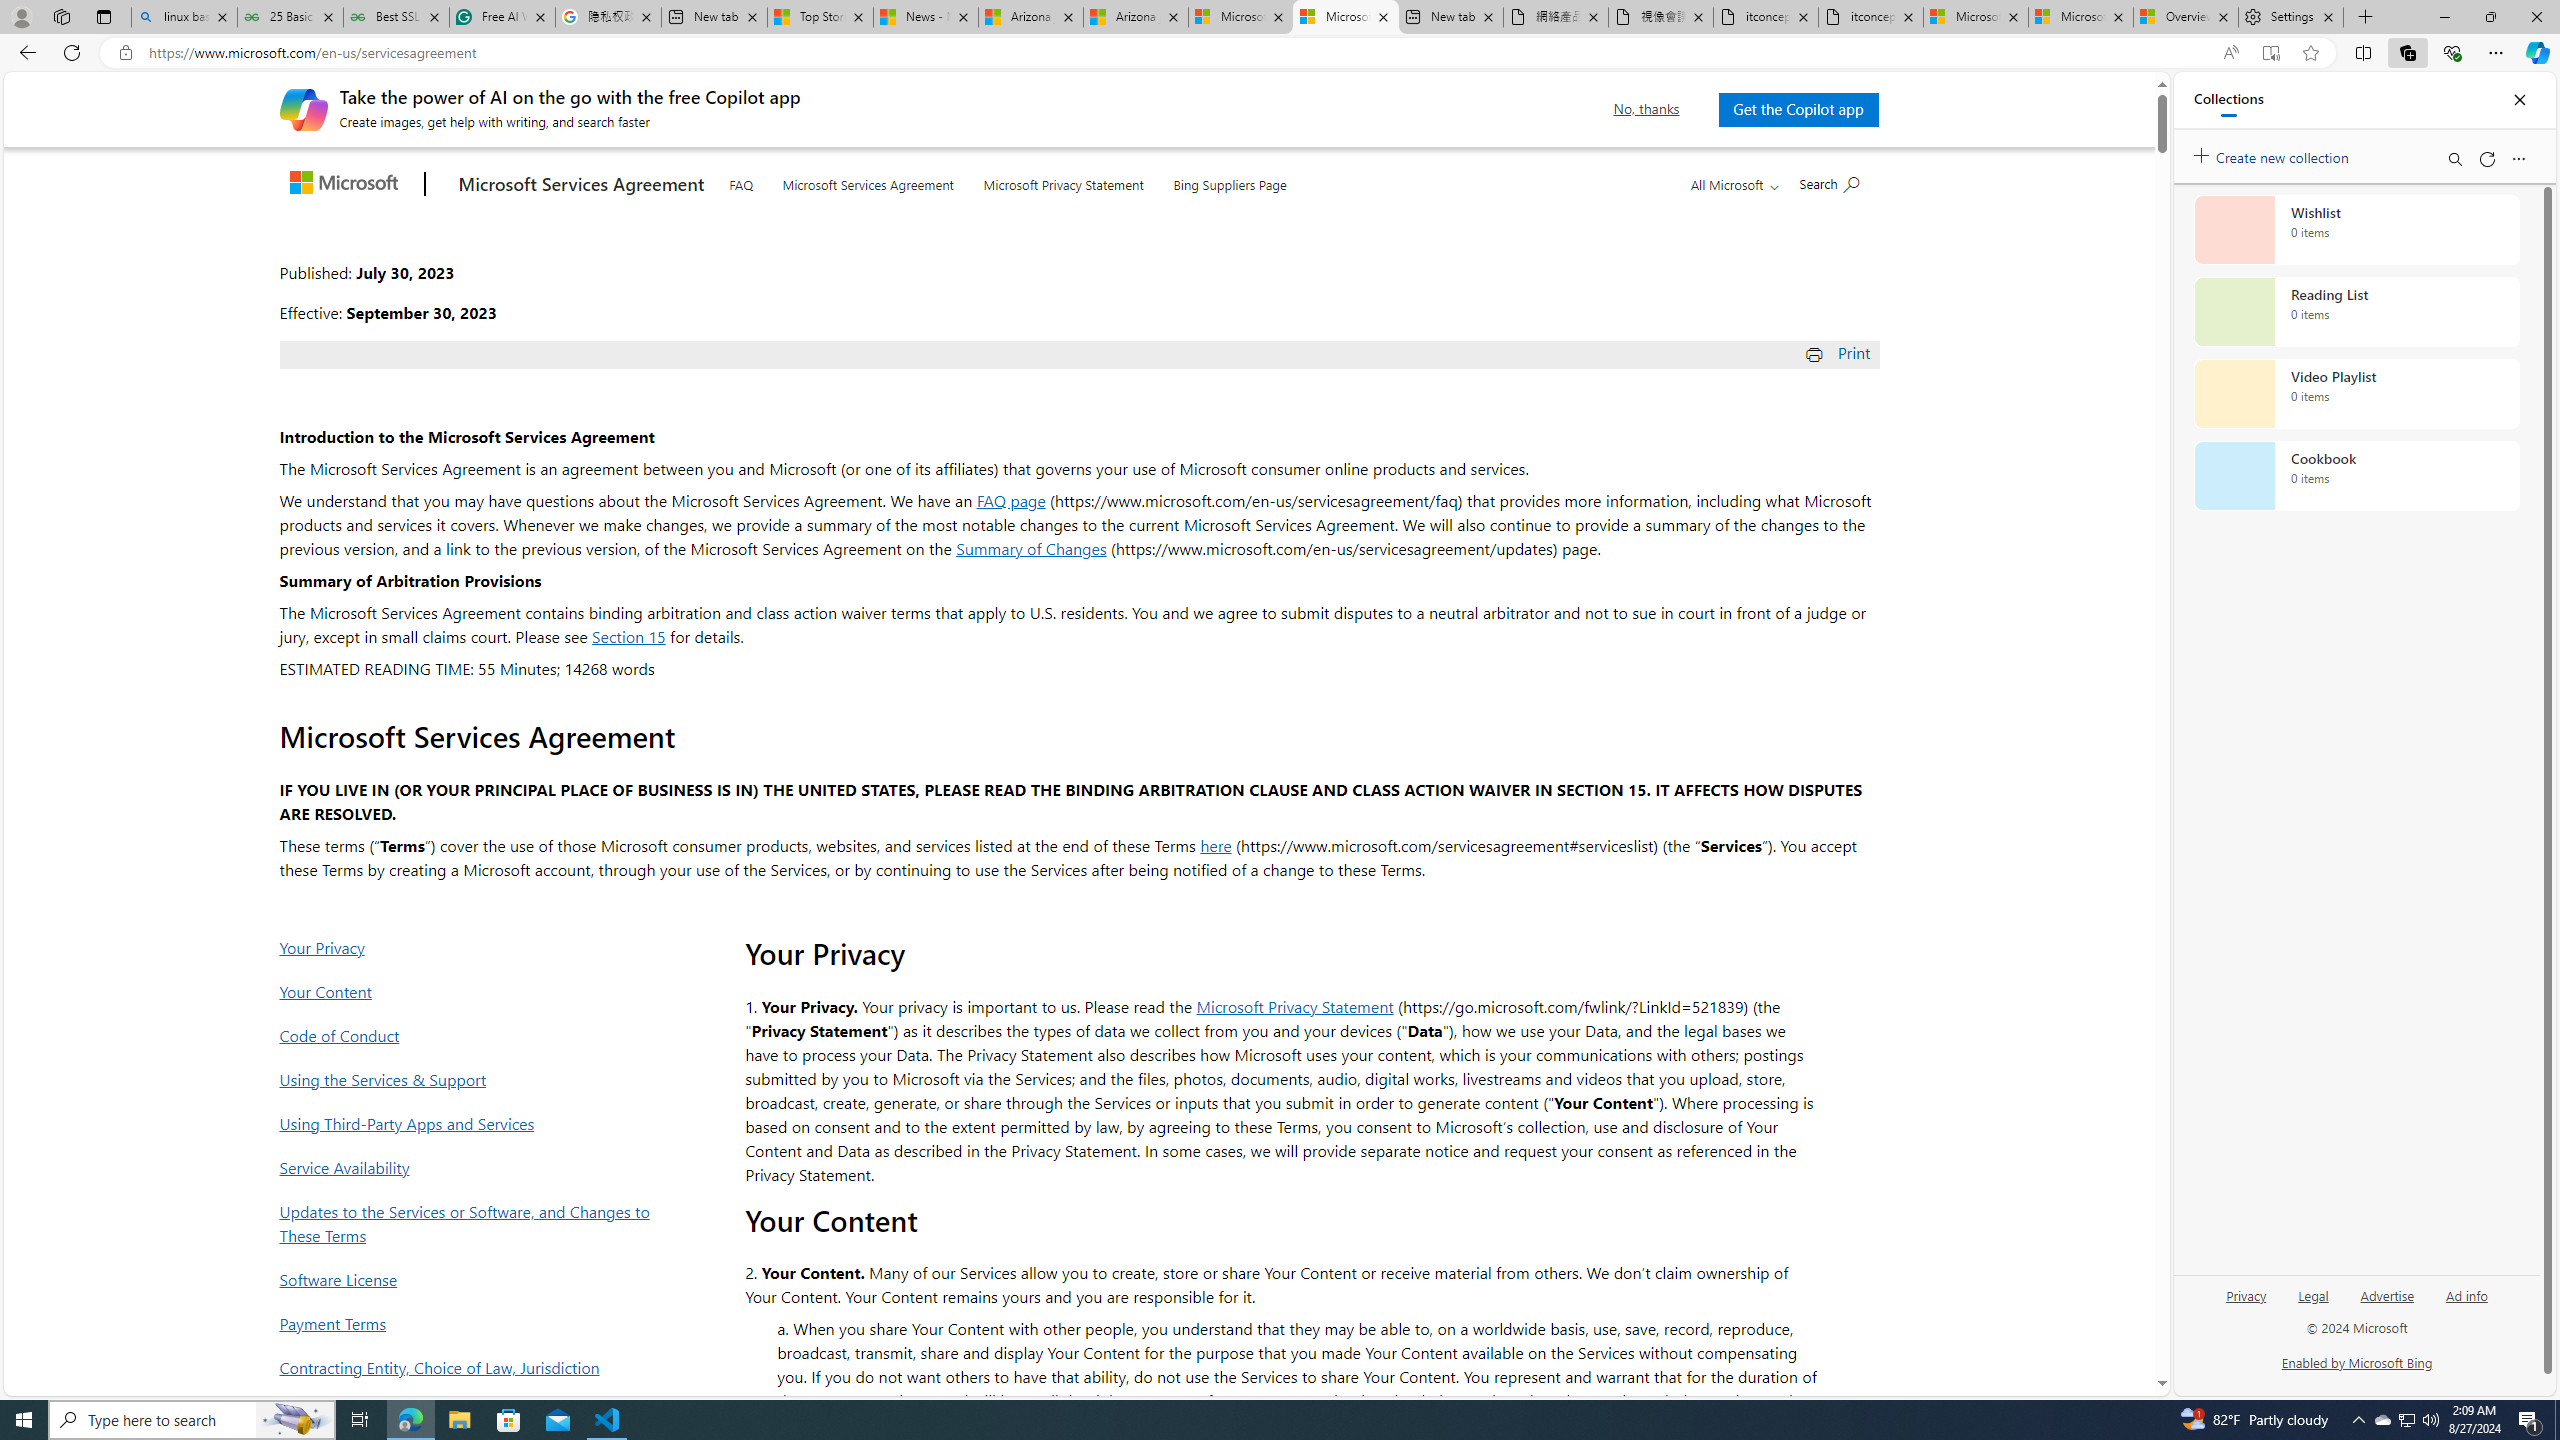 This screenshot has width=2560, height=1440. What do you see at coordinates (627, 635) in the screenshot?
I see `'Section 15'` at bounding box center [627, 635].